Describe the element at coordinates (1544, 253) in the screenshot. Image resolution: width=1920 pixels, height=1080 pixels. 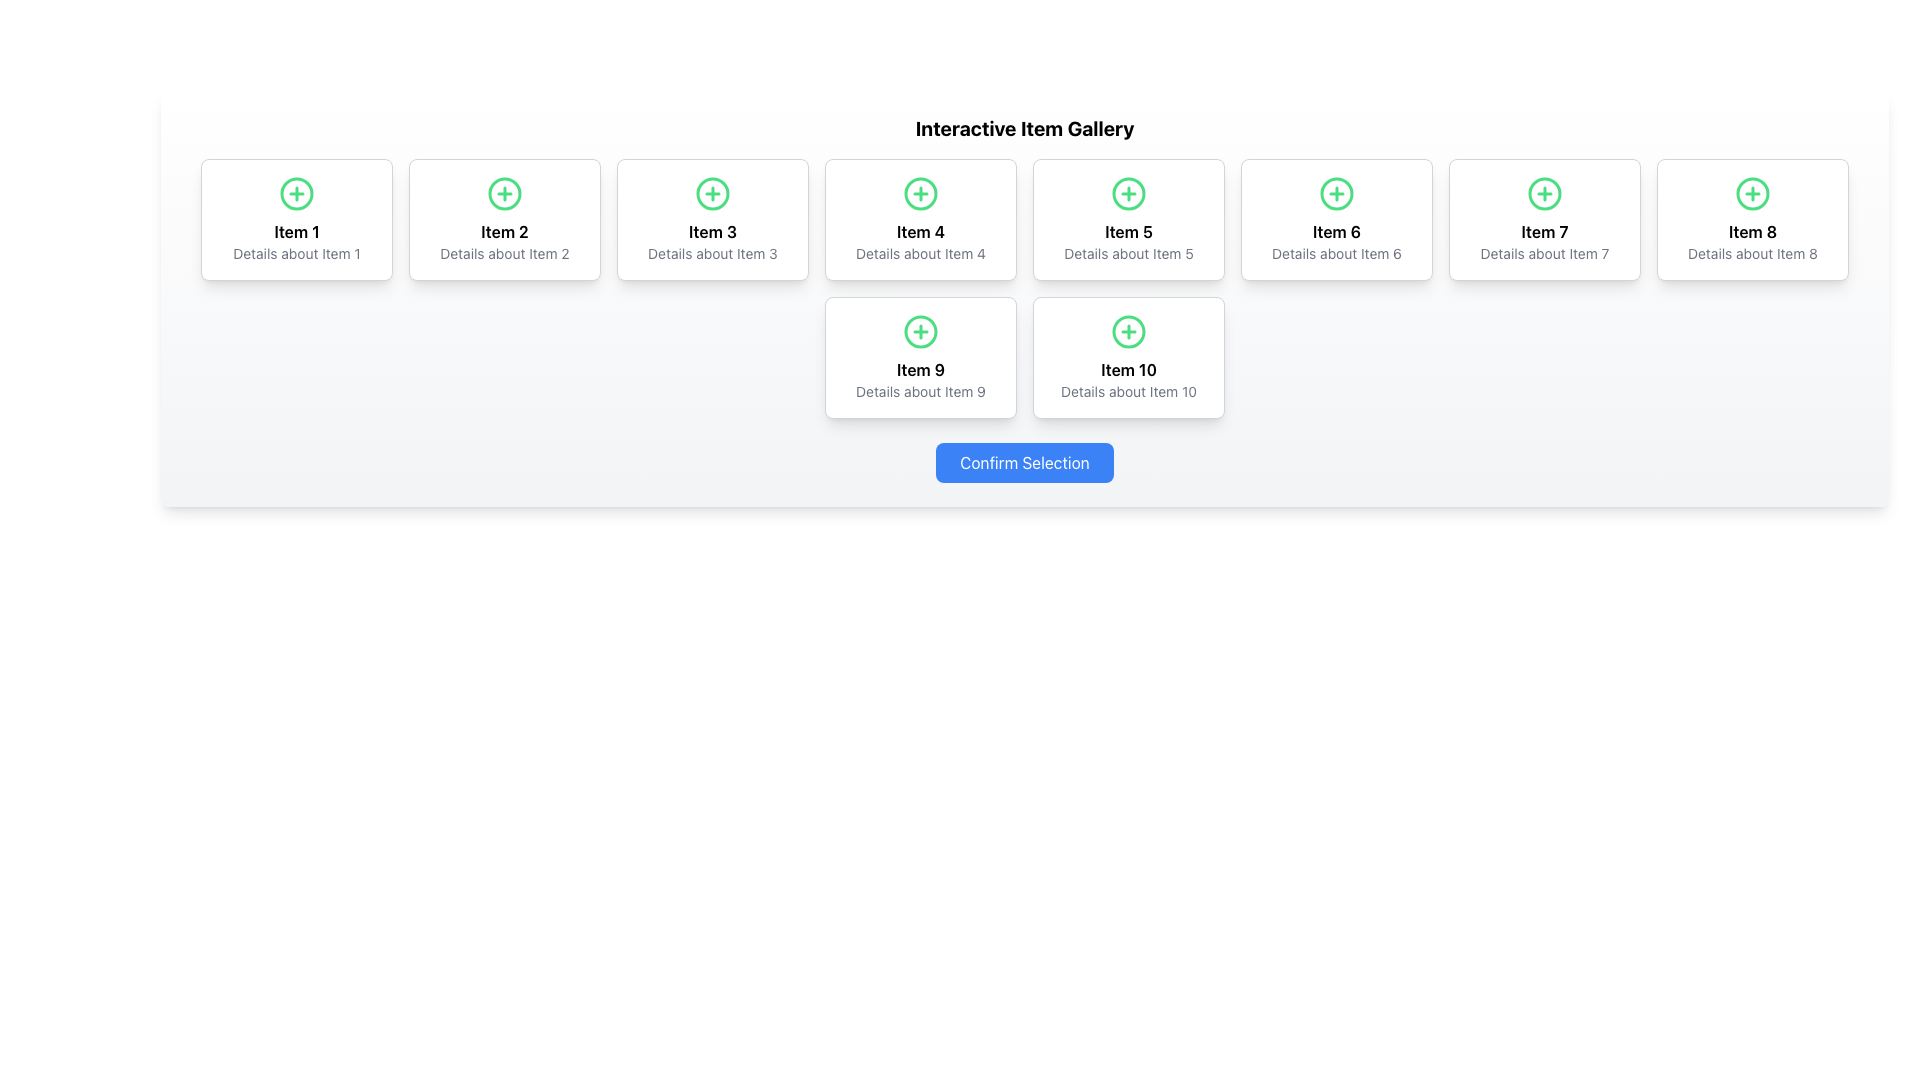
I see `the text label displaying 'Details about Item 7', which is positioned below the bold label 'Item 7' within the card layout` at that location.